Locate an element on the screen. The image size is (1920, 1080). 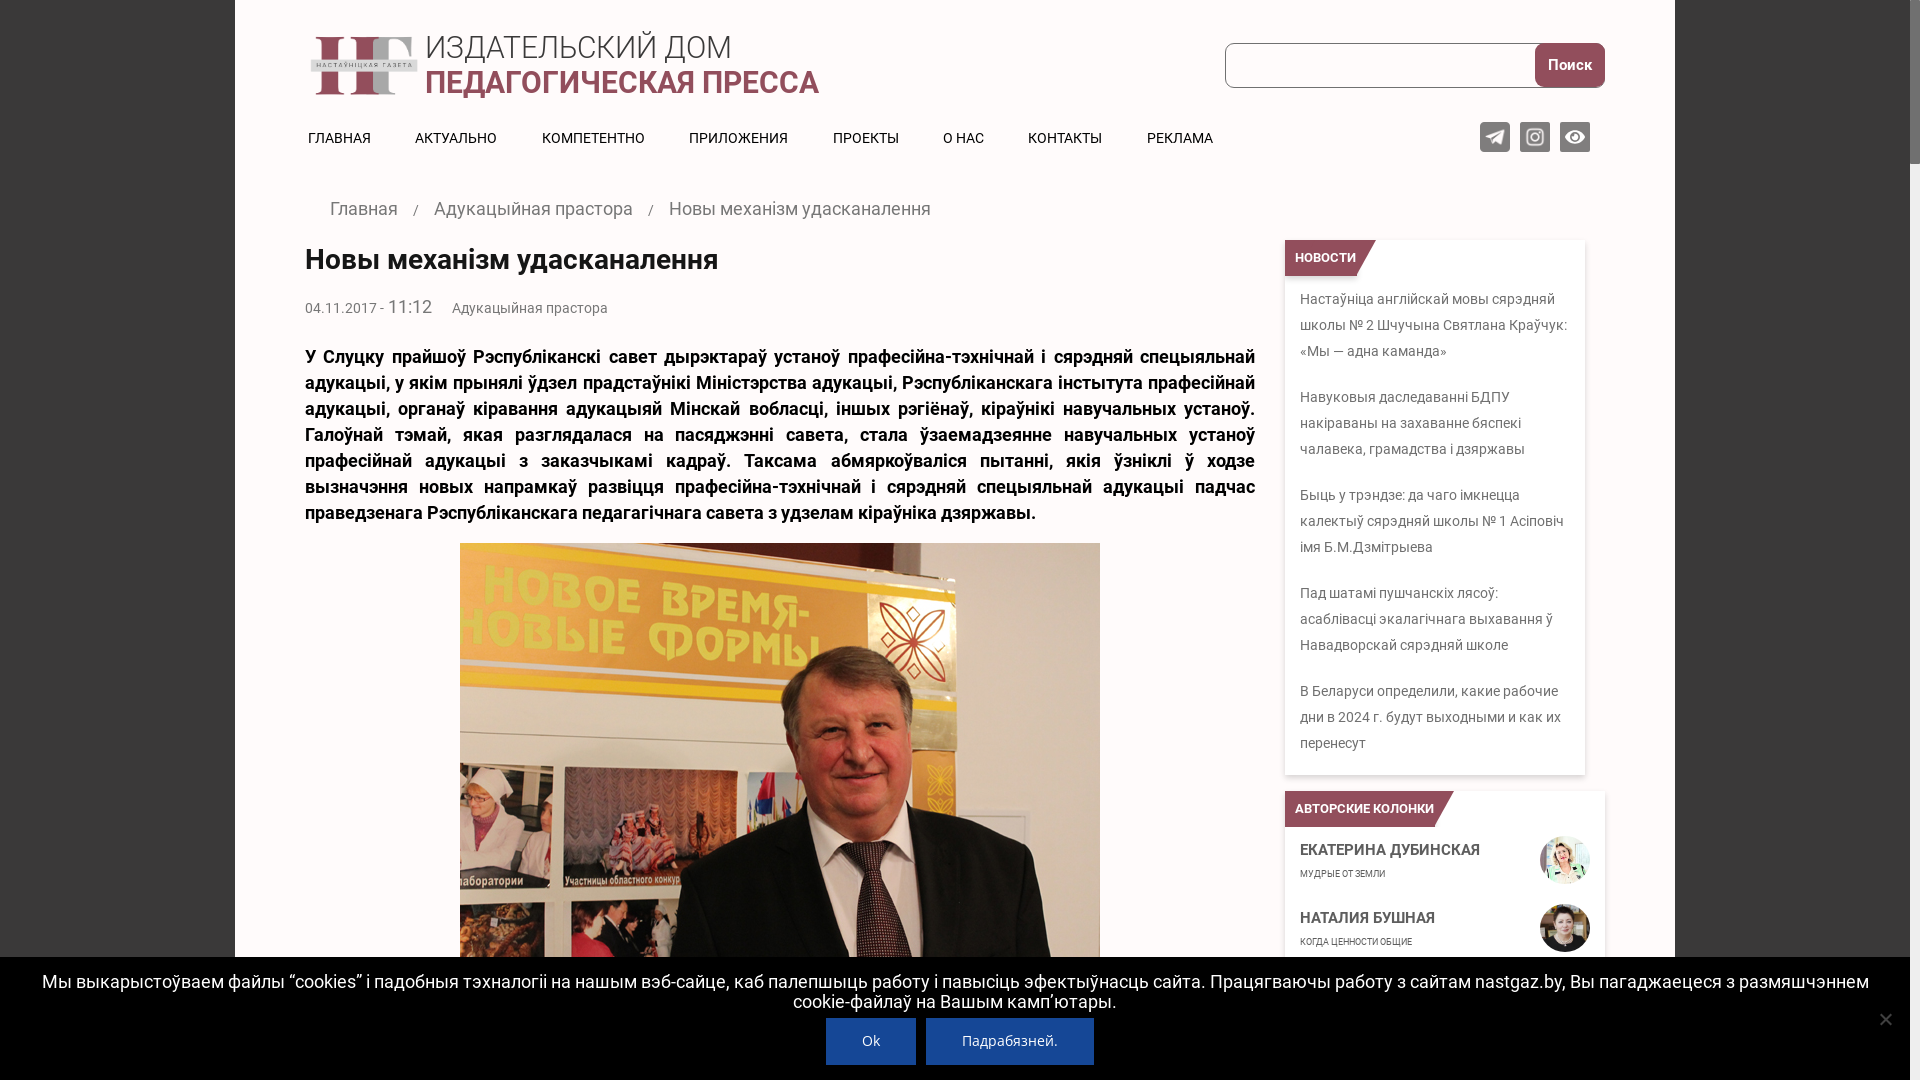
'Instagram' is located at coordinates (1520, 136).